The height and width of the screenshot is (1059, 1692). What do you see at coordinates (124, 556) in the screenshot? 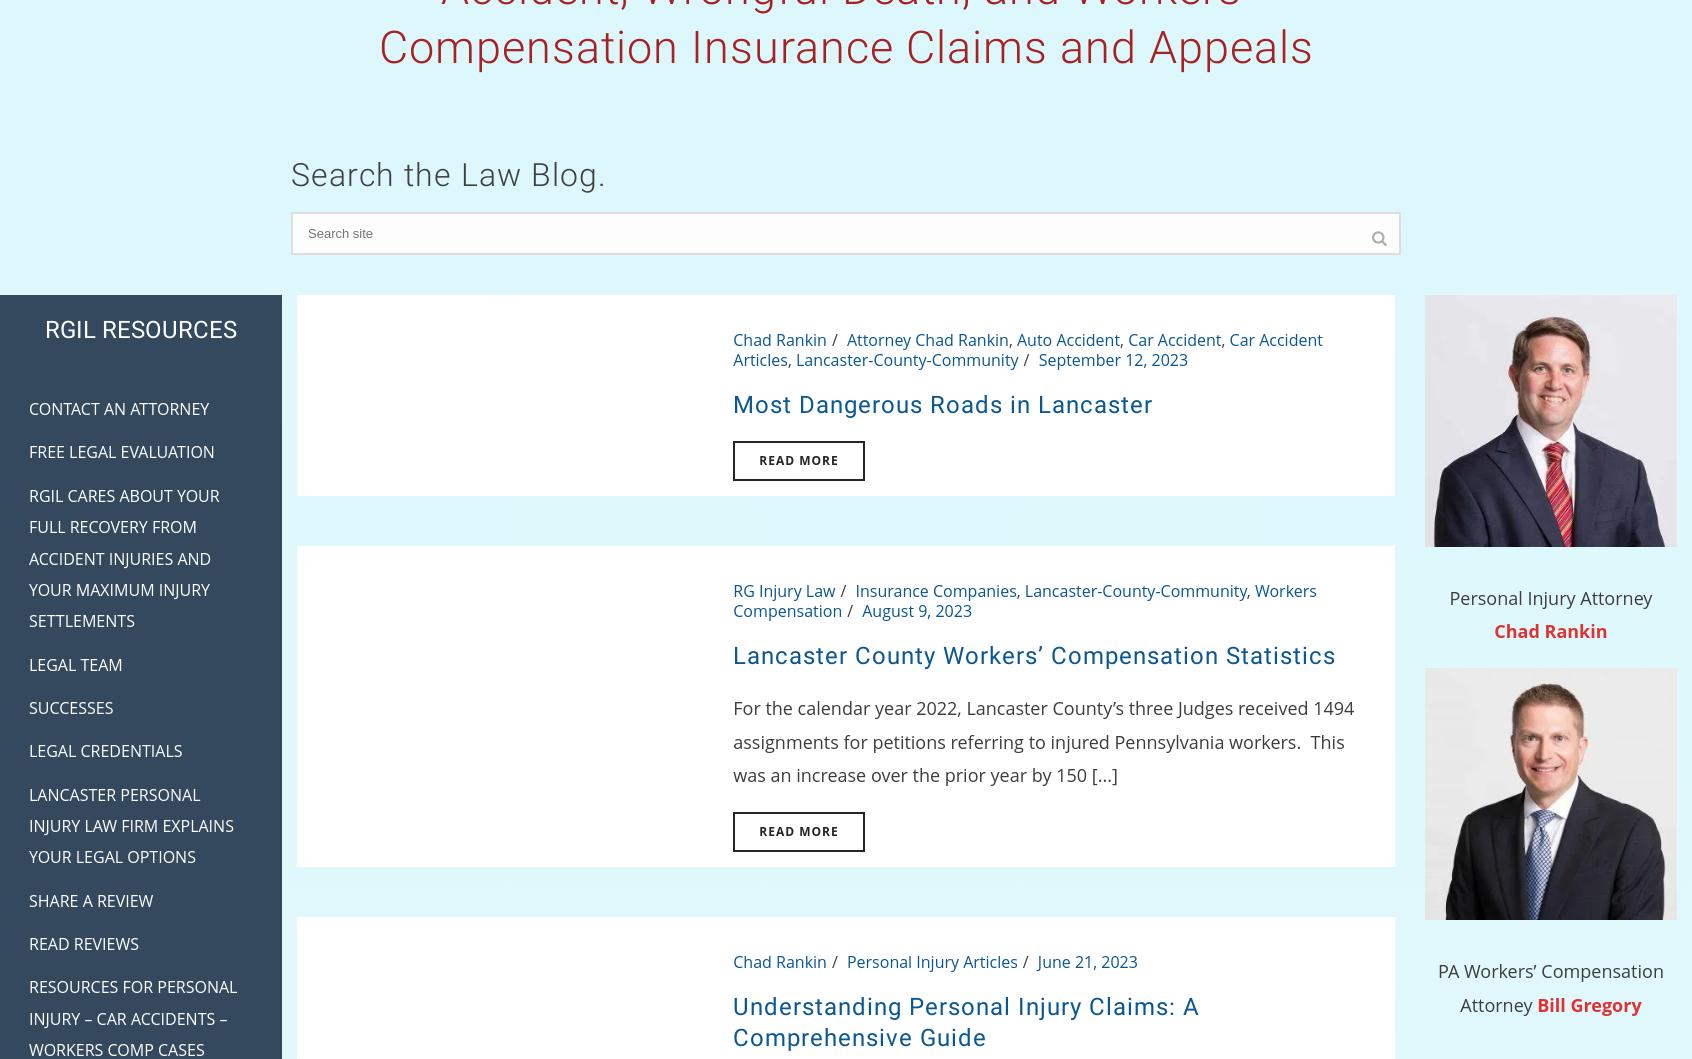
I see `'RGIL CARES About Your Full Recovery from Accident Injuries and Your Maximum Injury Settlements'` at bounding box center [124, 556].